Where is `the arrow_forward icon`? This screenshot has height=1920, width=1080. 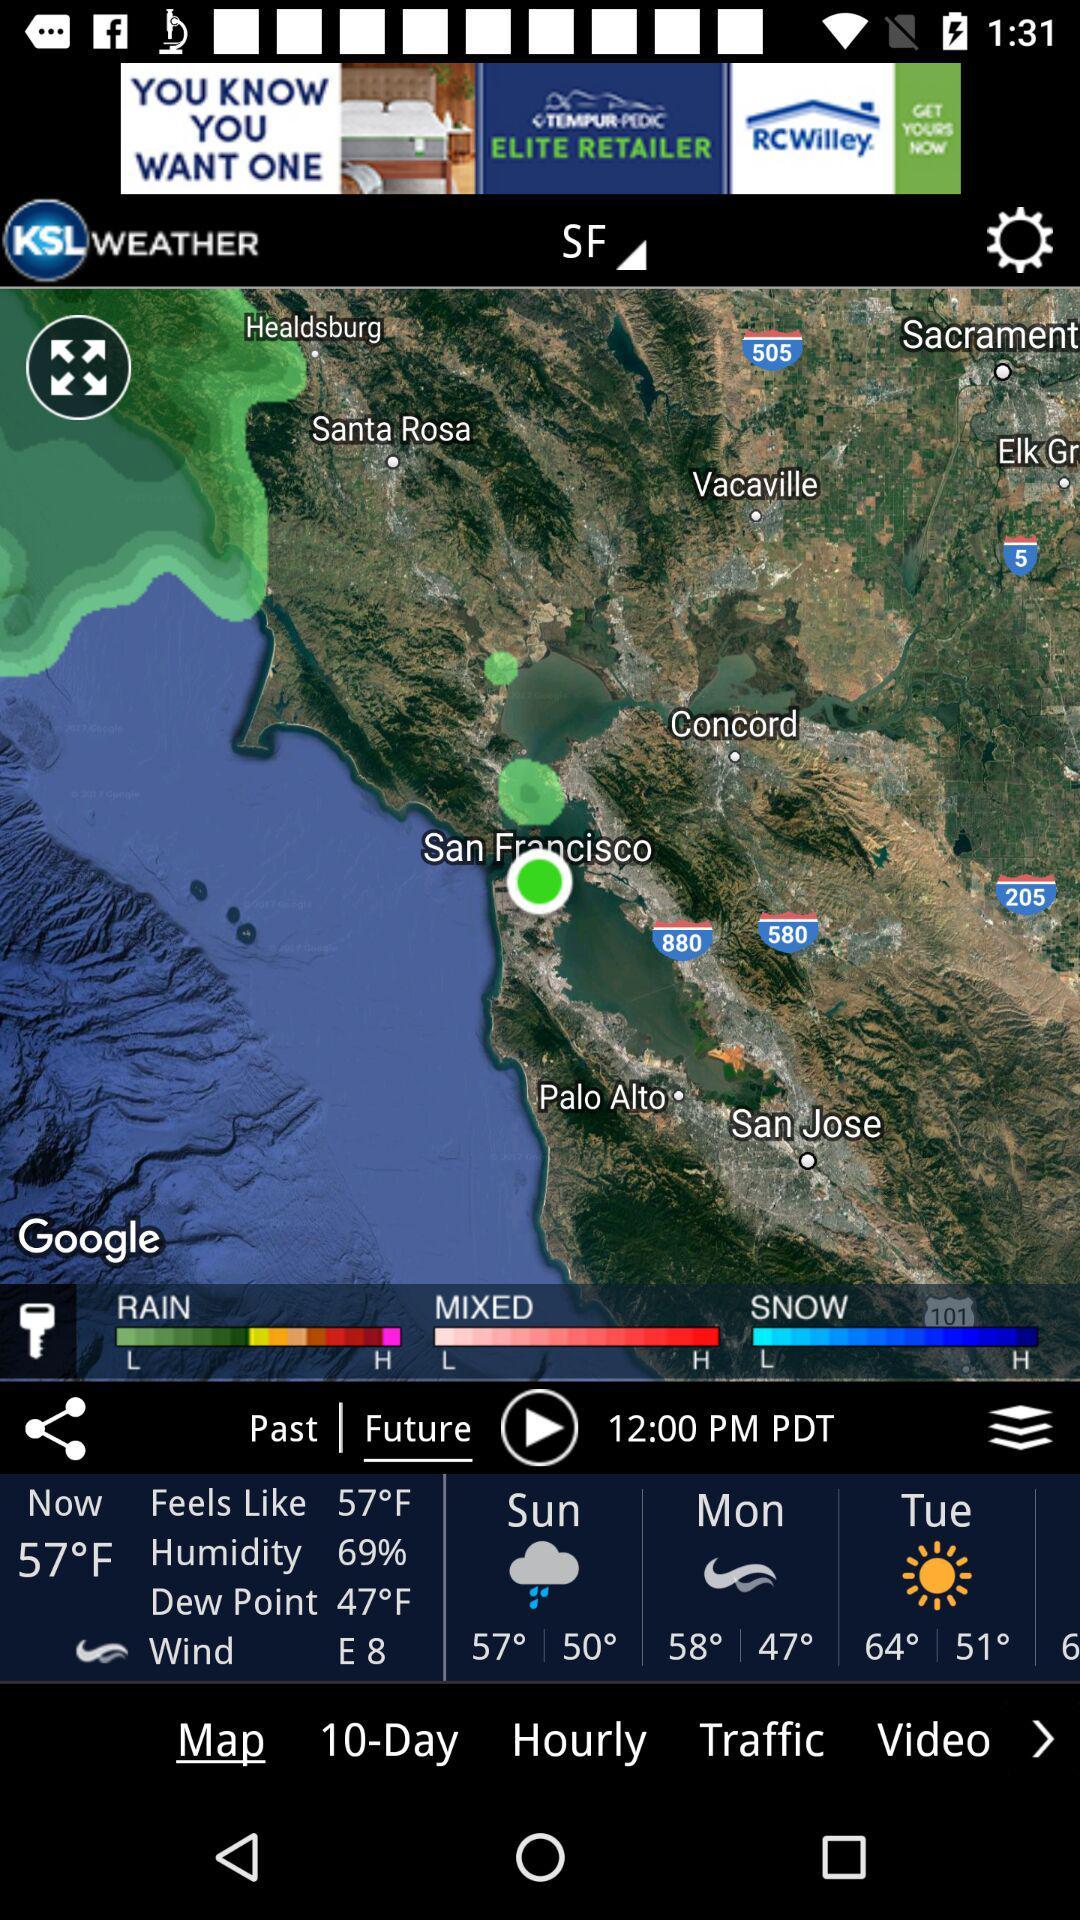
the arrow_forward icon is located at coordinates (1042, 1737).